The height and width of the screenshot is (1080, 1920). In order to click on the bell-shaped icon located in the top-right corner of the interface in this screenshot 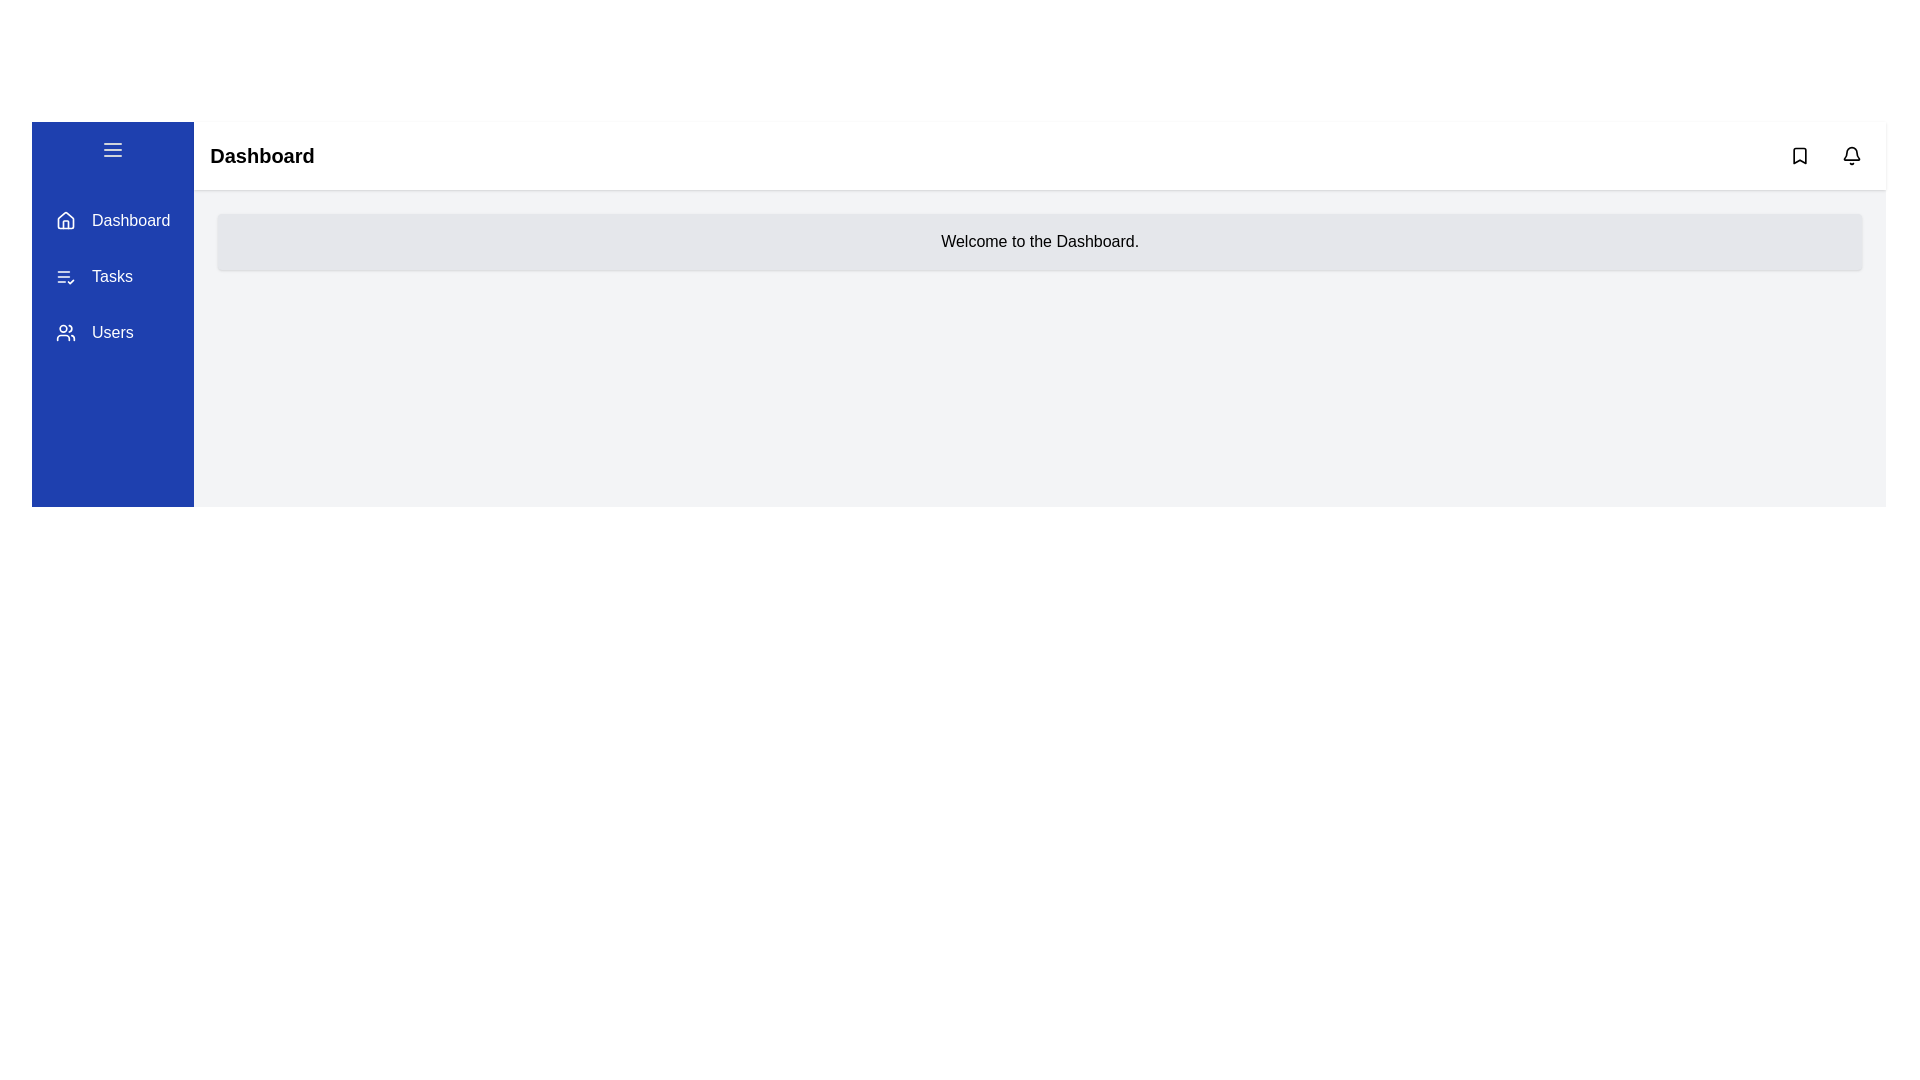, I will do `click(1851, 154)`.